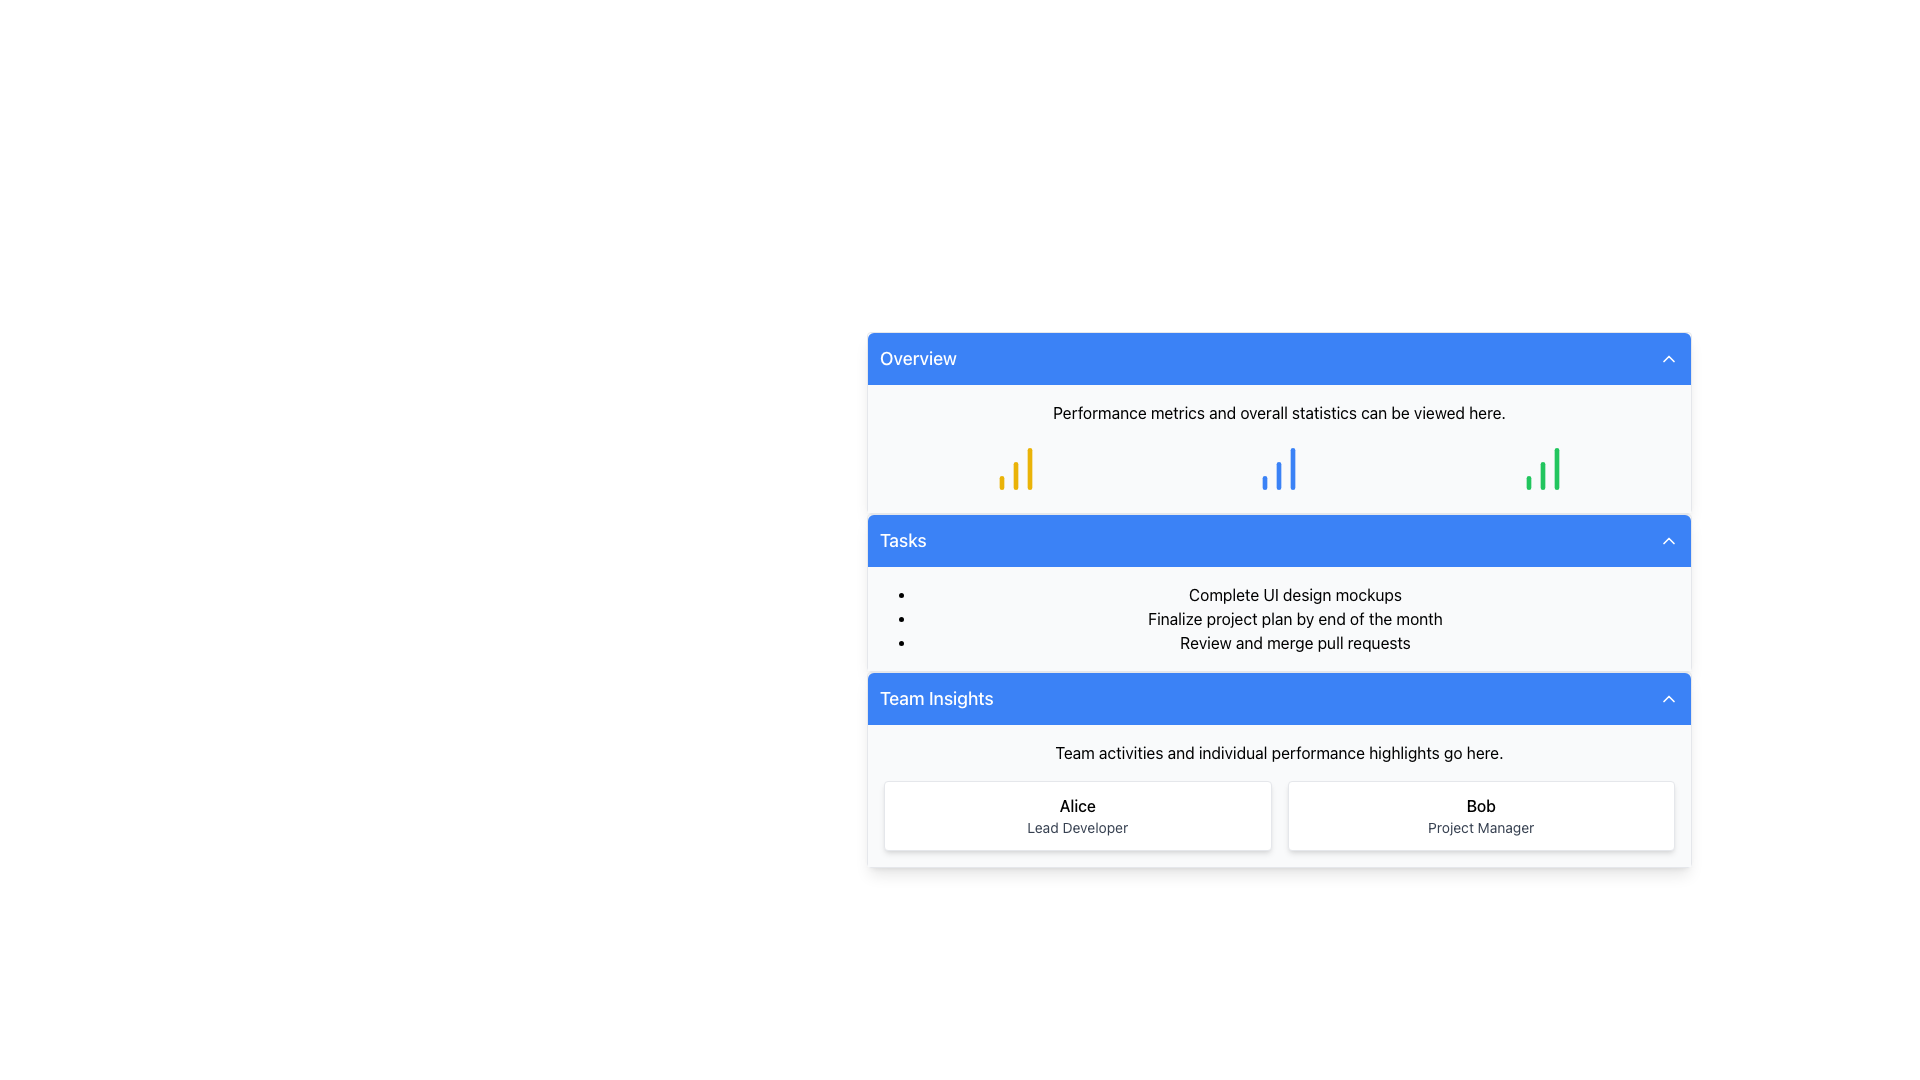 This screenshot has width=1920, height=1080. Describe the element at coordinates (1278, 469) in the screenshot. I see `the blue bar chart icon, which is the second icon in a row of three, located under the 'Performance metrics and overall statistics can be viewed here.' section in the 'Overview' panel` at that location.